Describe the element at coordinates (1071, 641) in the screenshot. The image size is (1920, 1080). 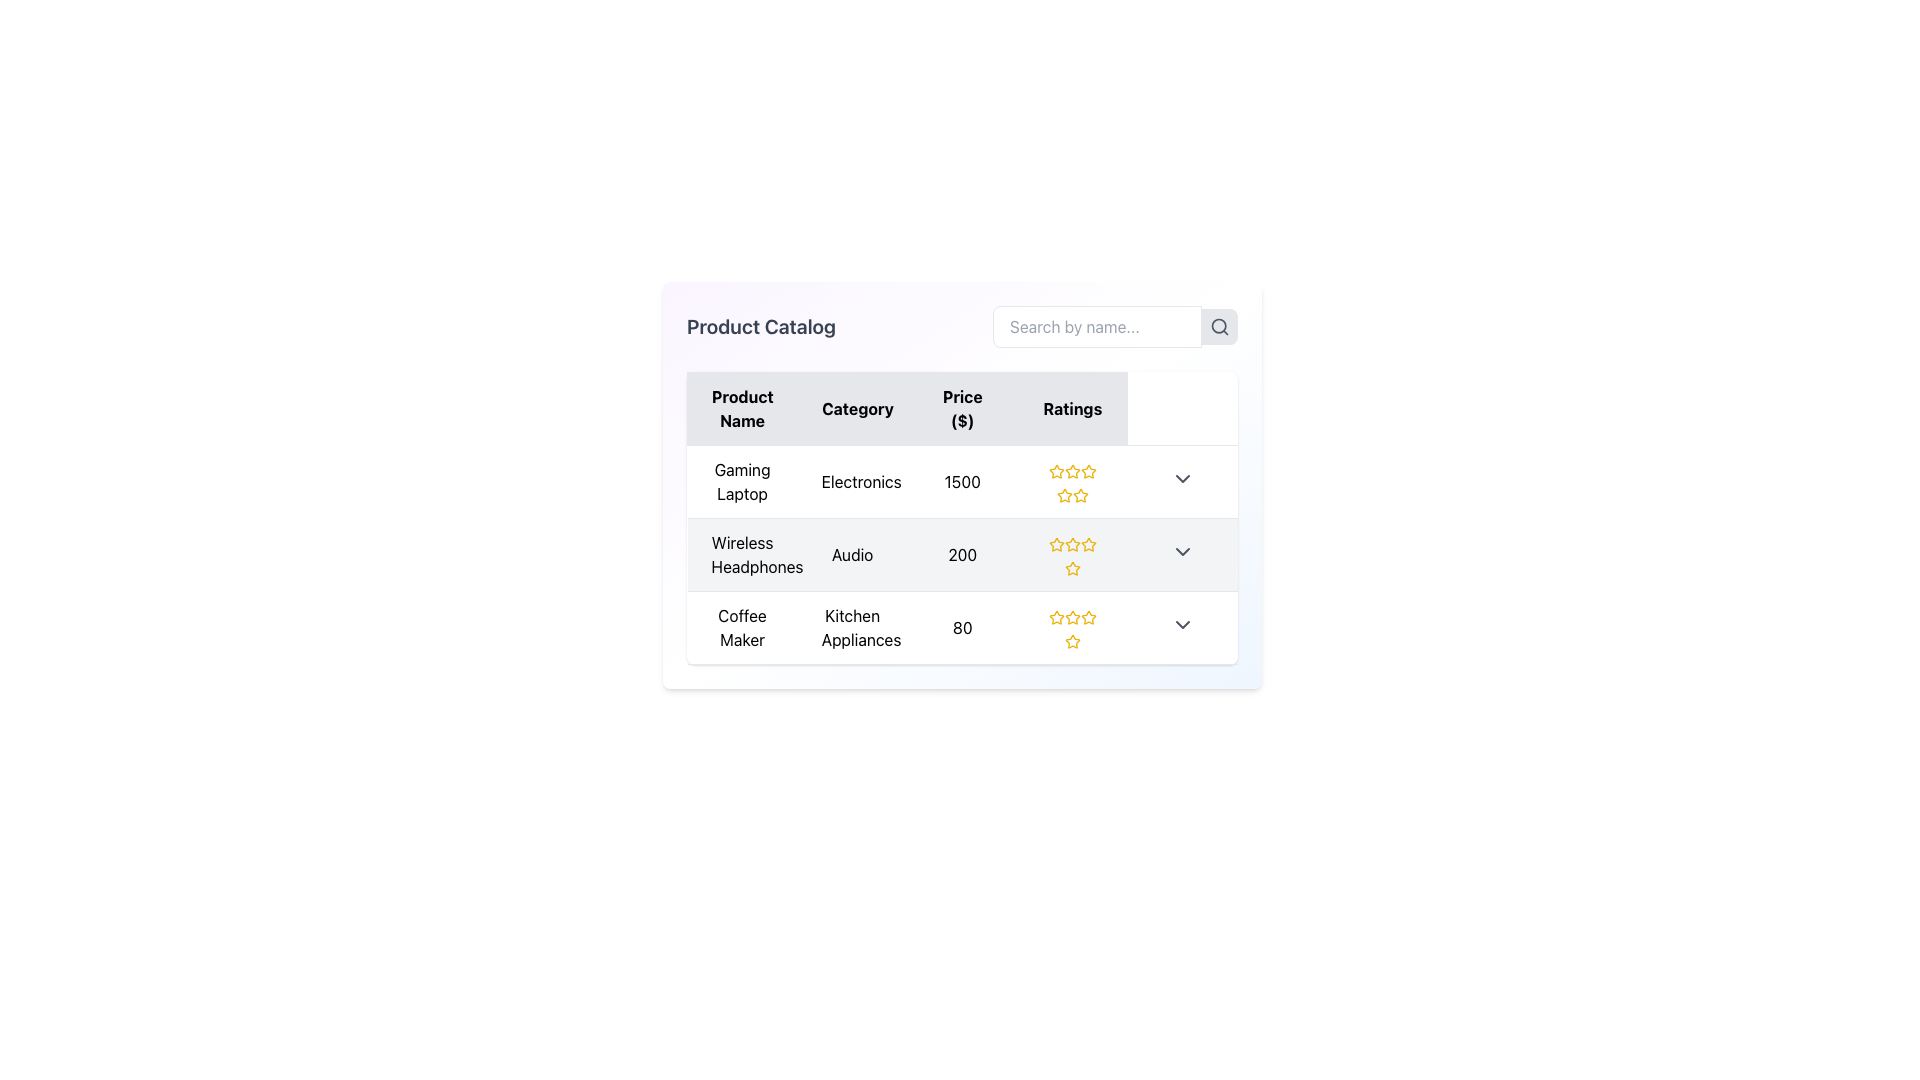
I see `the fourth star icon in the 'Ratings' column of the 'Coffee Maker' row, which is the second row from the bottom within the star rating table` at that location.